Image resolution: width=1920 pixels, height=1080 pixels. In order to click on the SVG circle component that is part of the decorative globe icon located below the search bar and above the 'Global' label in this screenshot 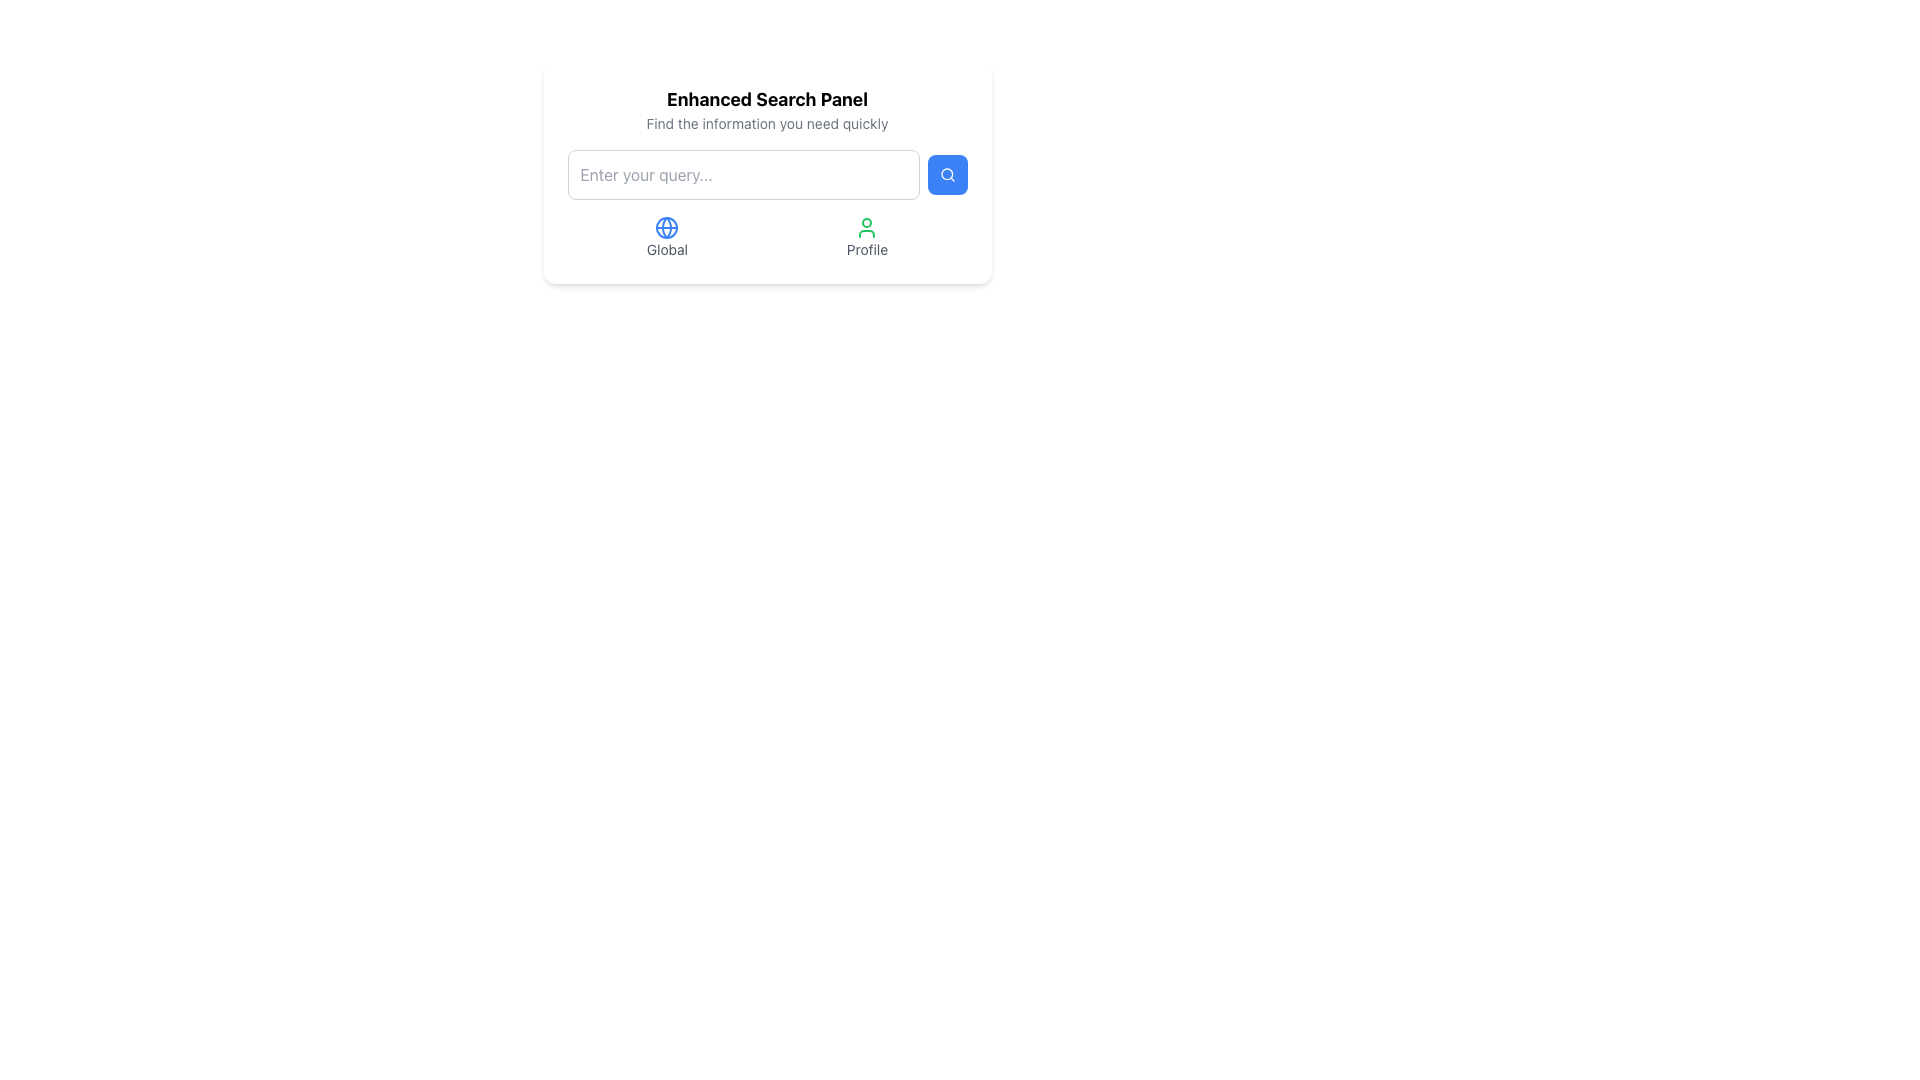, I will do `click(667, 226)`.